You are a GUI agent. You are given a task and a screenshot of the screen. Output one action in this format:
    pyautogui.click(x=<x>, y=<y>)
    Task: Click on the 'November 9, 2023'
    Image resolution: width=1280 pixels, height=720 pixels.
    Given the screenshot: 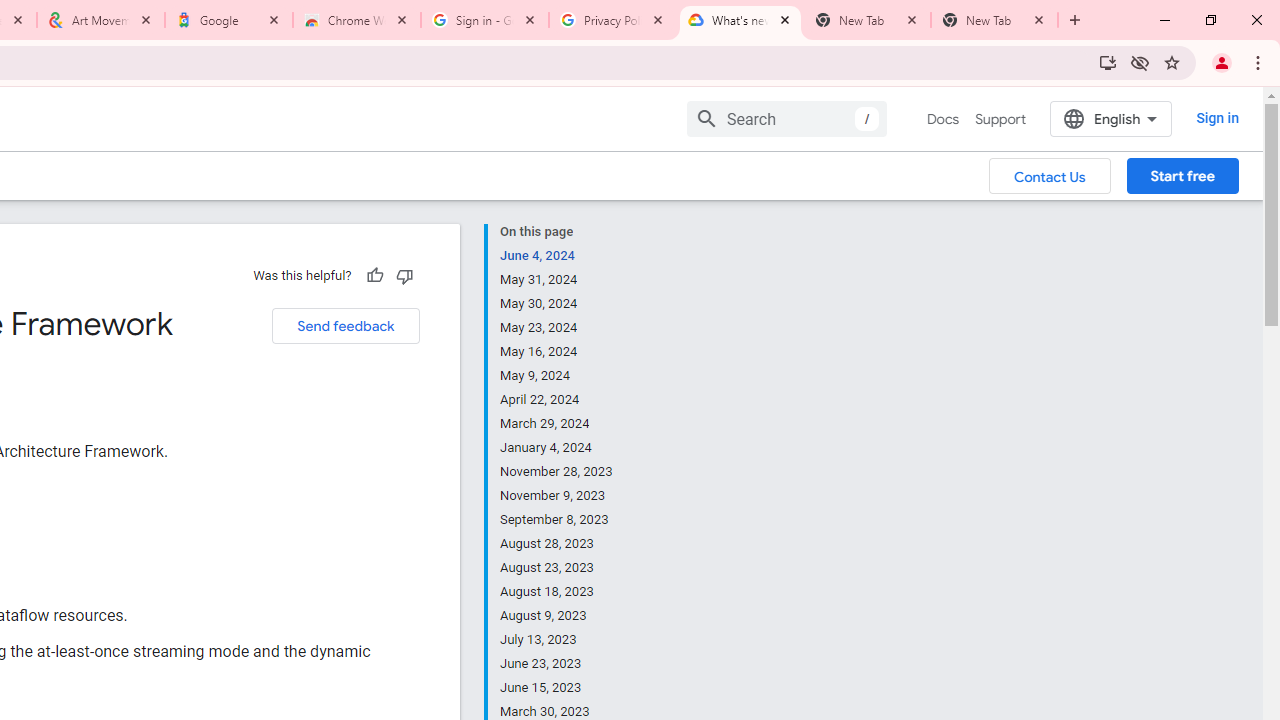 What is the action you would take?
    pyautogui.click(x=557, y=495)
    